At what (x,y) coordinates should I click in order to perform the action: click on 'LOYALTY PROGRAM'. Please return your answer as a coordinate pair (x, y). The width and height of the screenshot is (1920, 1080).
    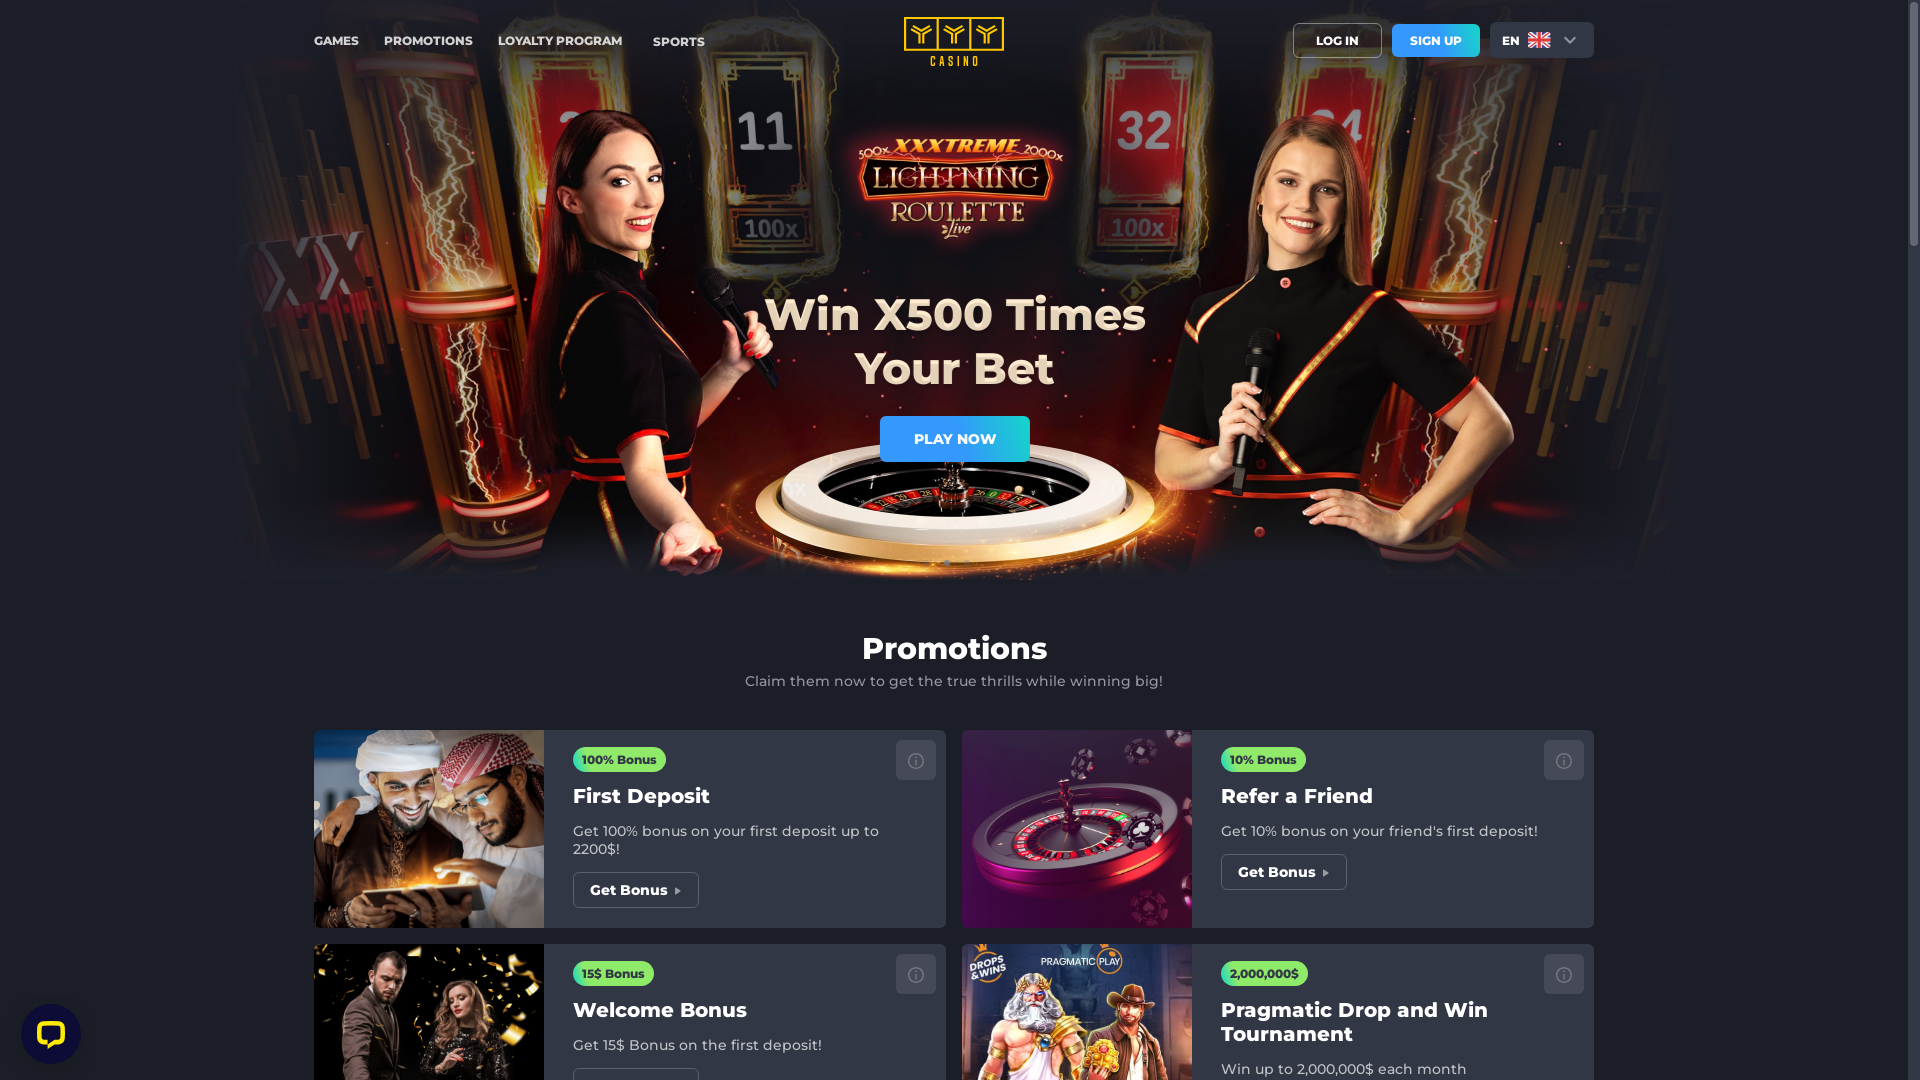
    Looking at the image, I should click on (560, 39).